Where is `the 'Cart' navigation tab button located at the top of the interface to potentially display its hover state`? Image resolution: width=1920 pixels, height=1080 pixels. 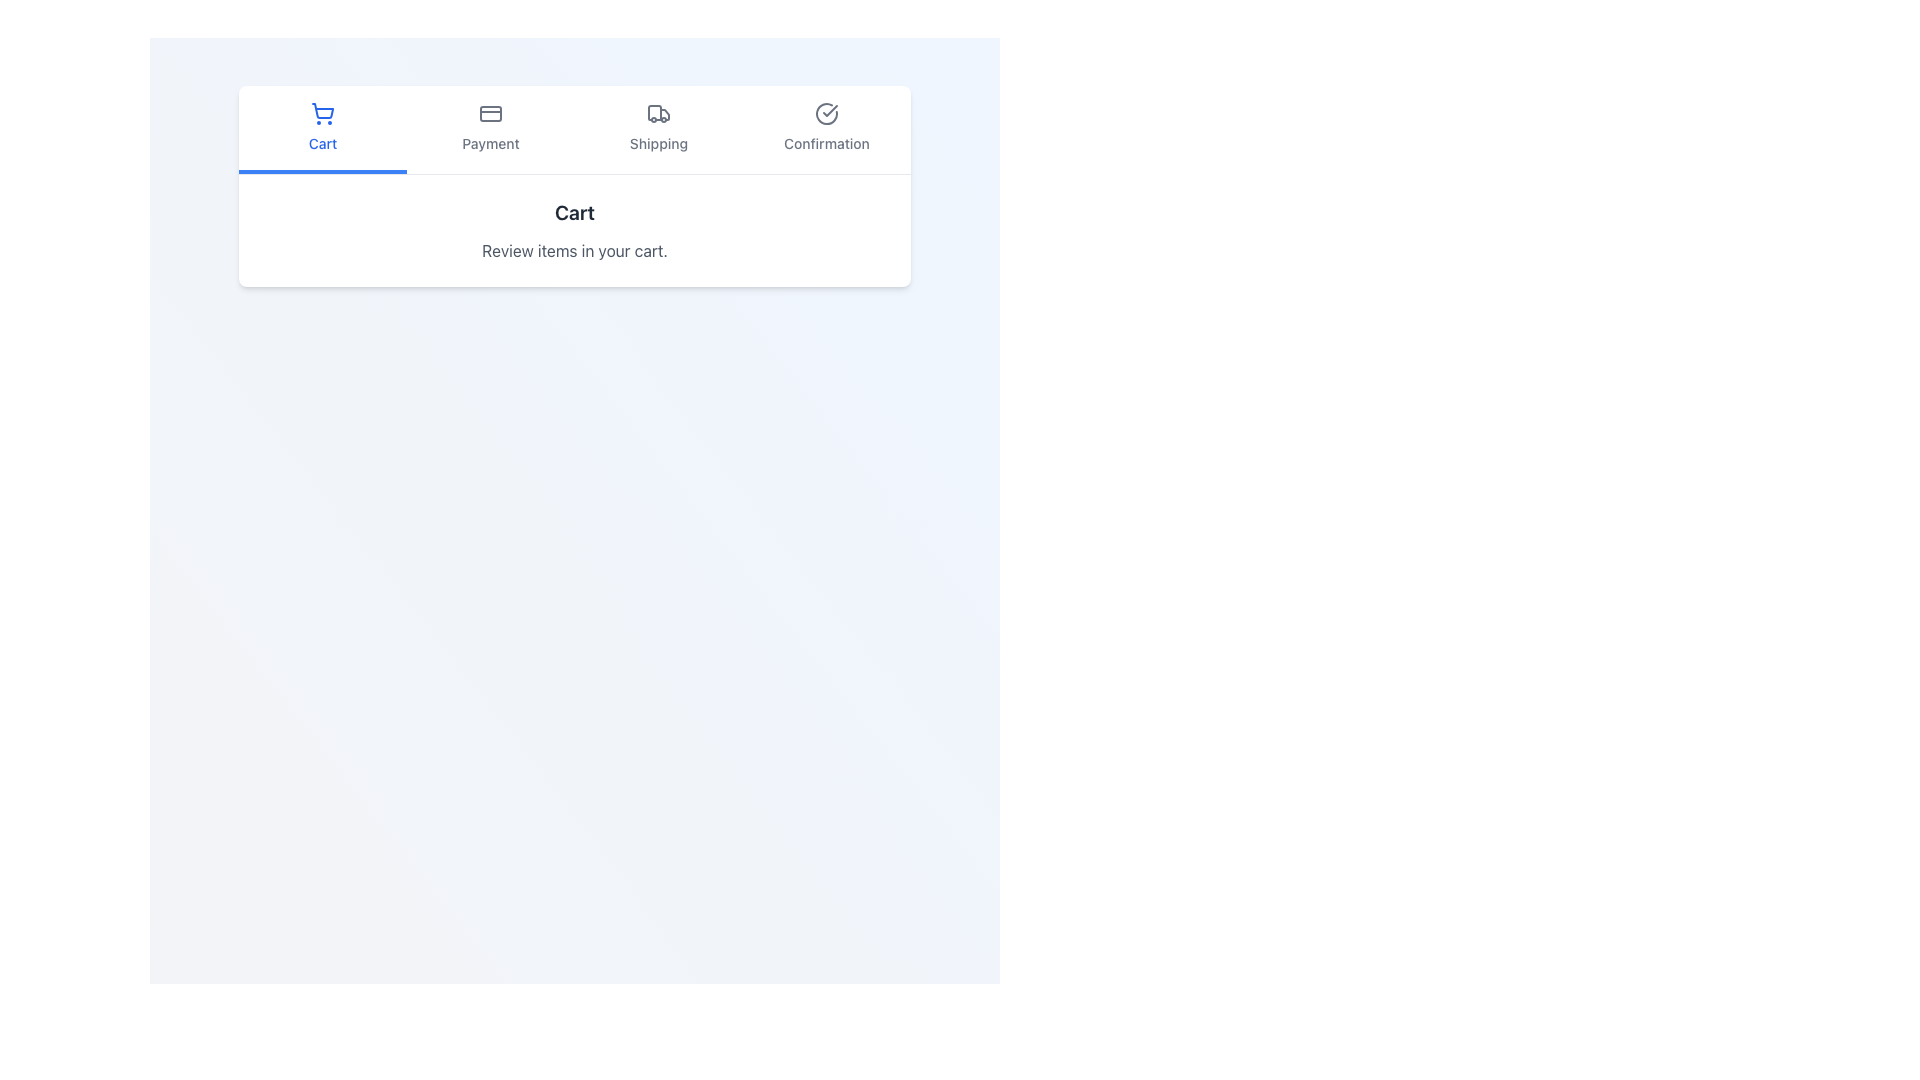
the 'Cart' navigation tab button located at the top of the interface to potentially display its hover state is located at coordinates (322, 130).